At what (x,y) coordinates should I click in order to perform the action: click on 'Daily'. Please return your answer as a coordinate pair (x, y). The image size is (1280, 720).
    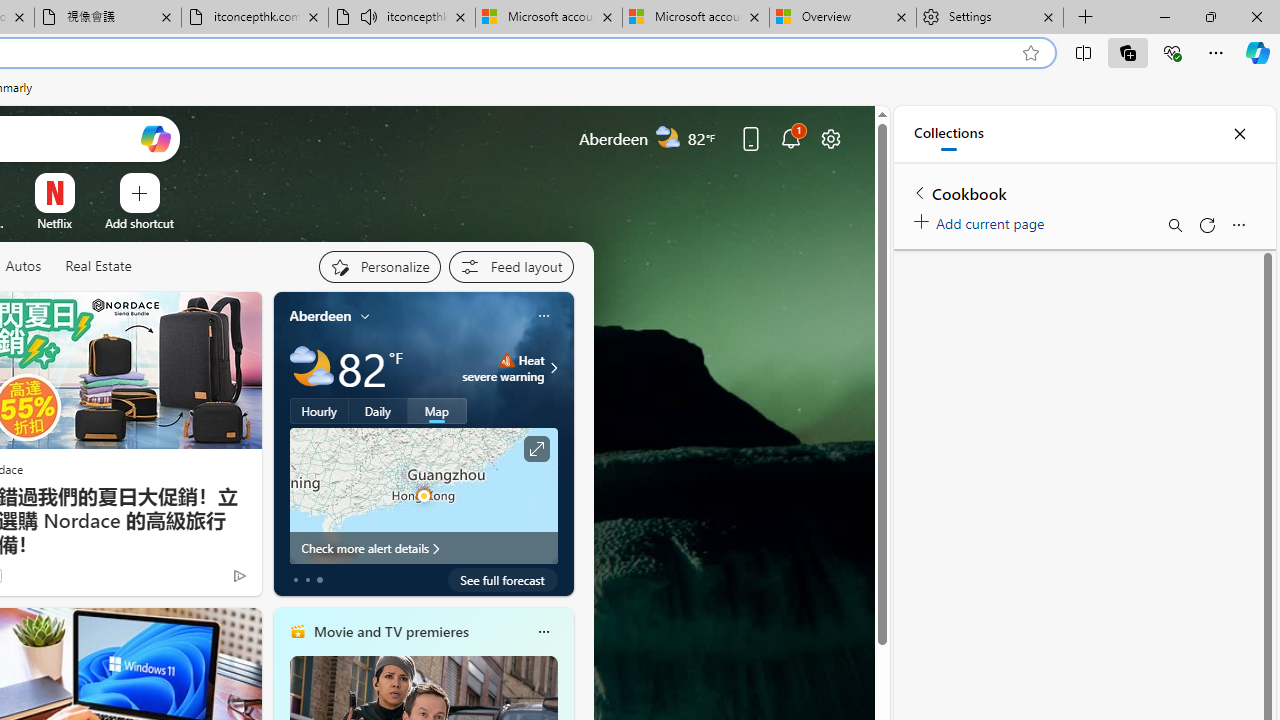
    Looking at the image, I should click on (378, 410).